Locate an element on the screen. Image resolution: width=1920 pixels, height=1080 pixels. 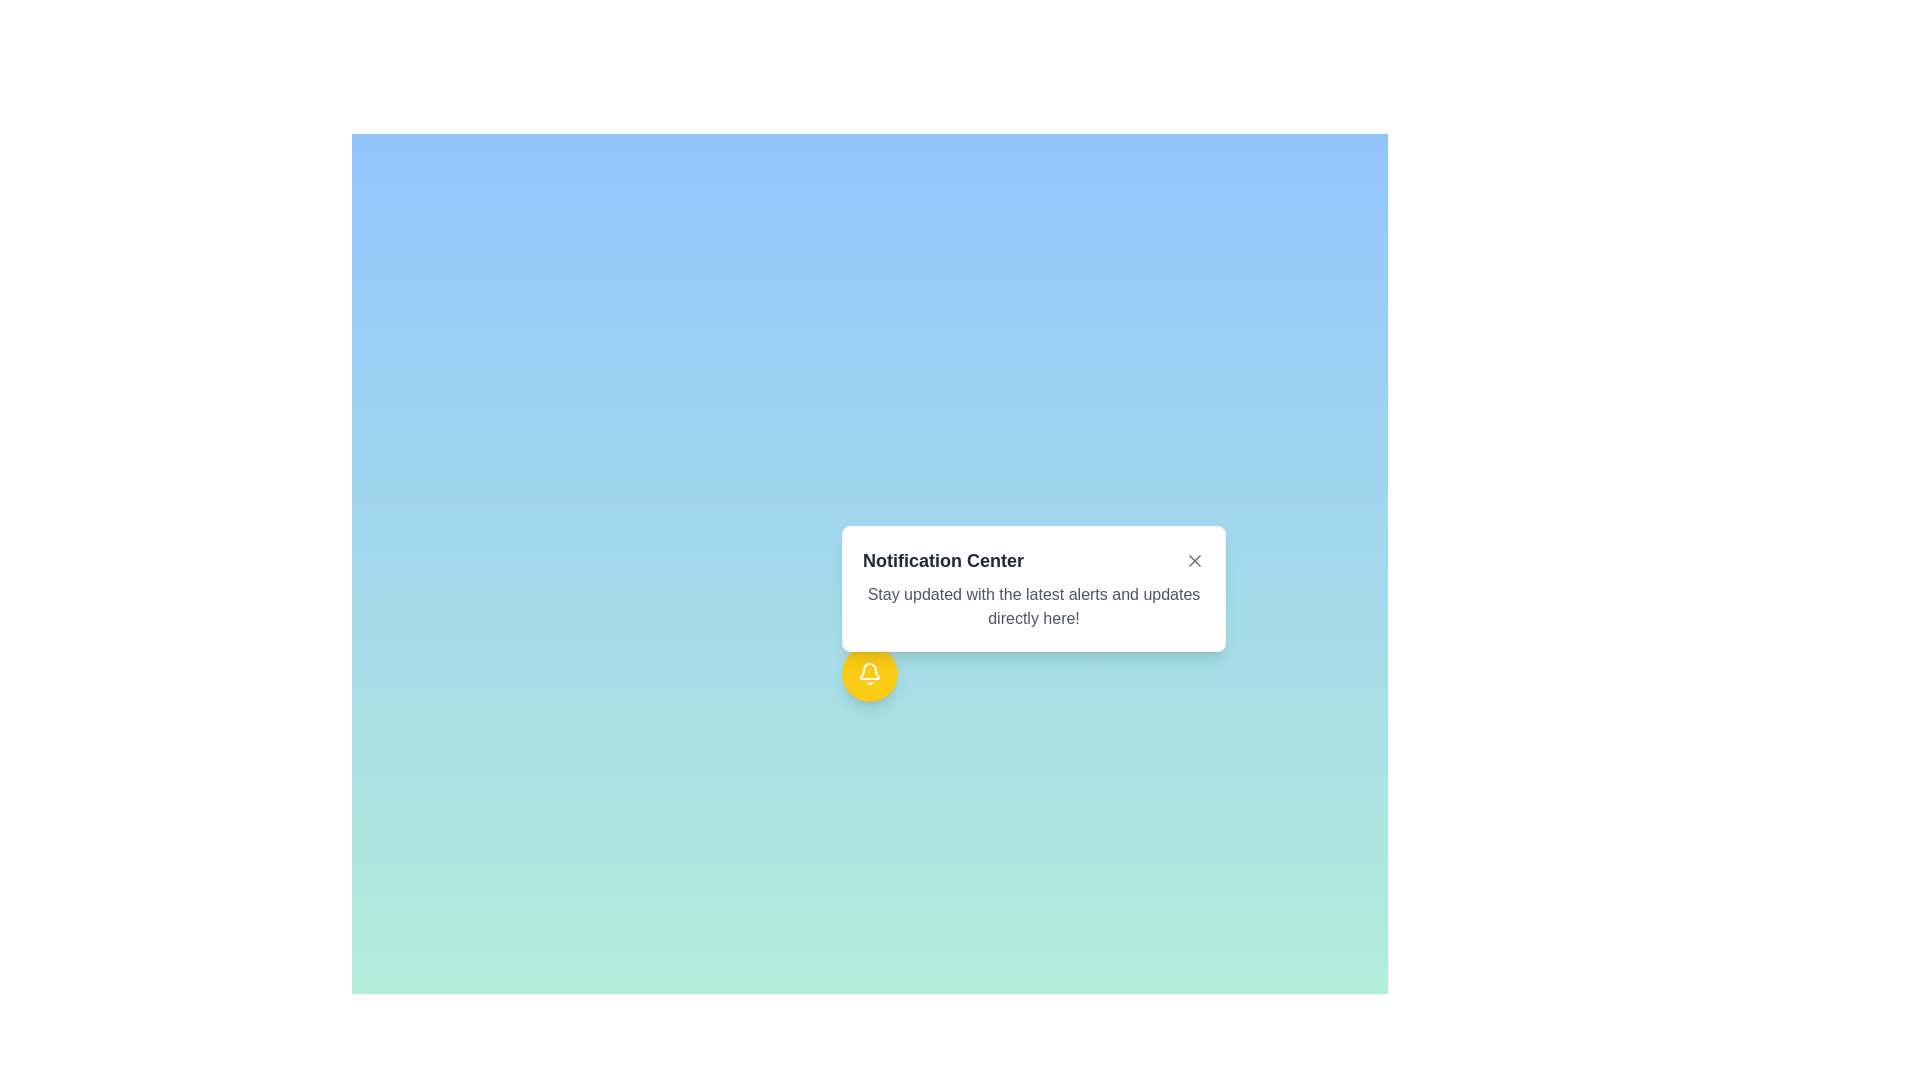
the 'X' shaped Close button located at the top right corner of the Notification Center popup is located at coordinates (1195, 560).